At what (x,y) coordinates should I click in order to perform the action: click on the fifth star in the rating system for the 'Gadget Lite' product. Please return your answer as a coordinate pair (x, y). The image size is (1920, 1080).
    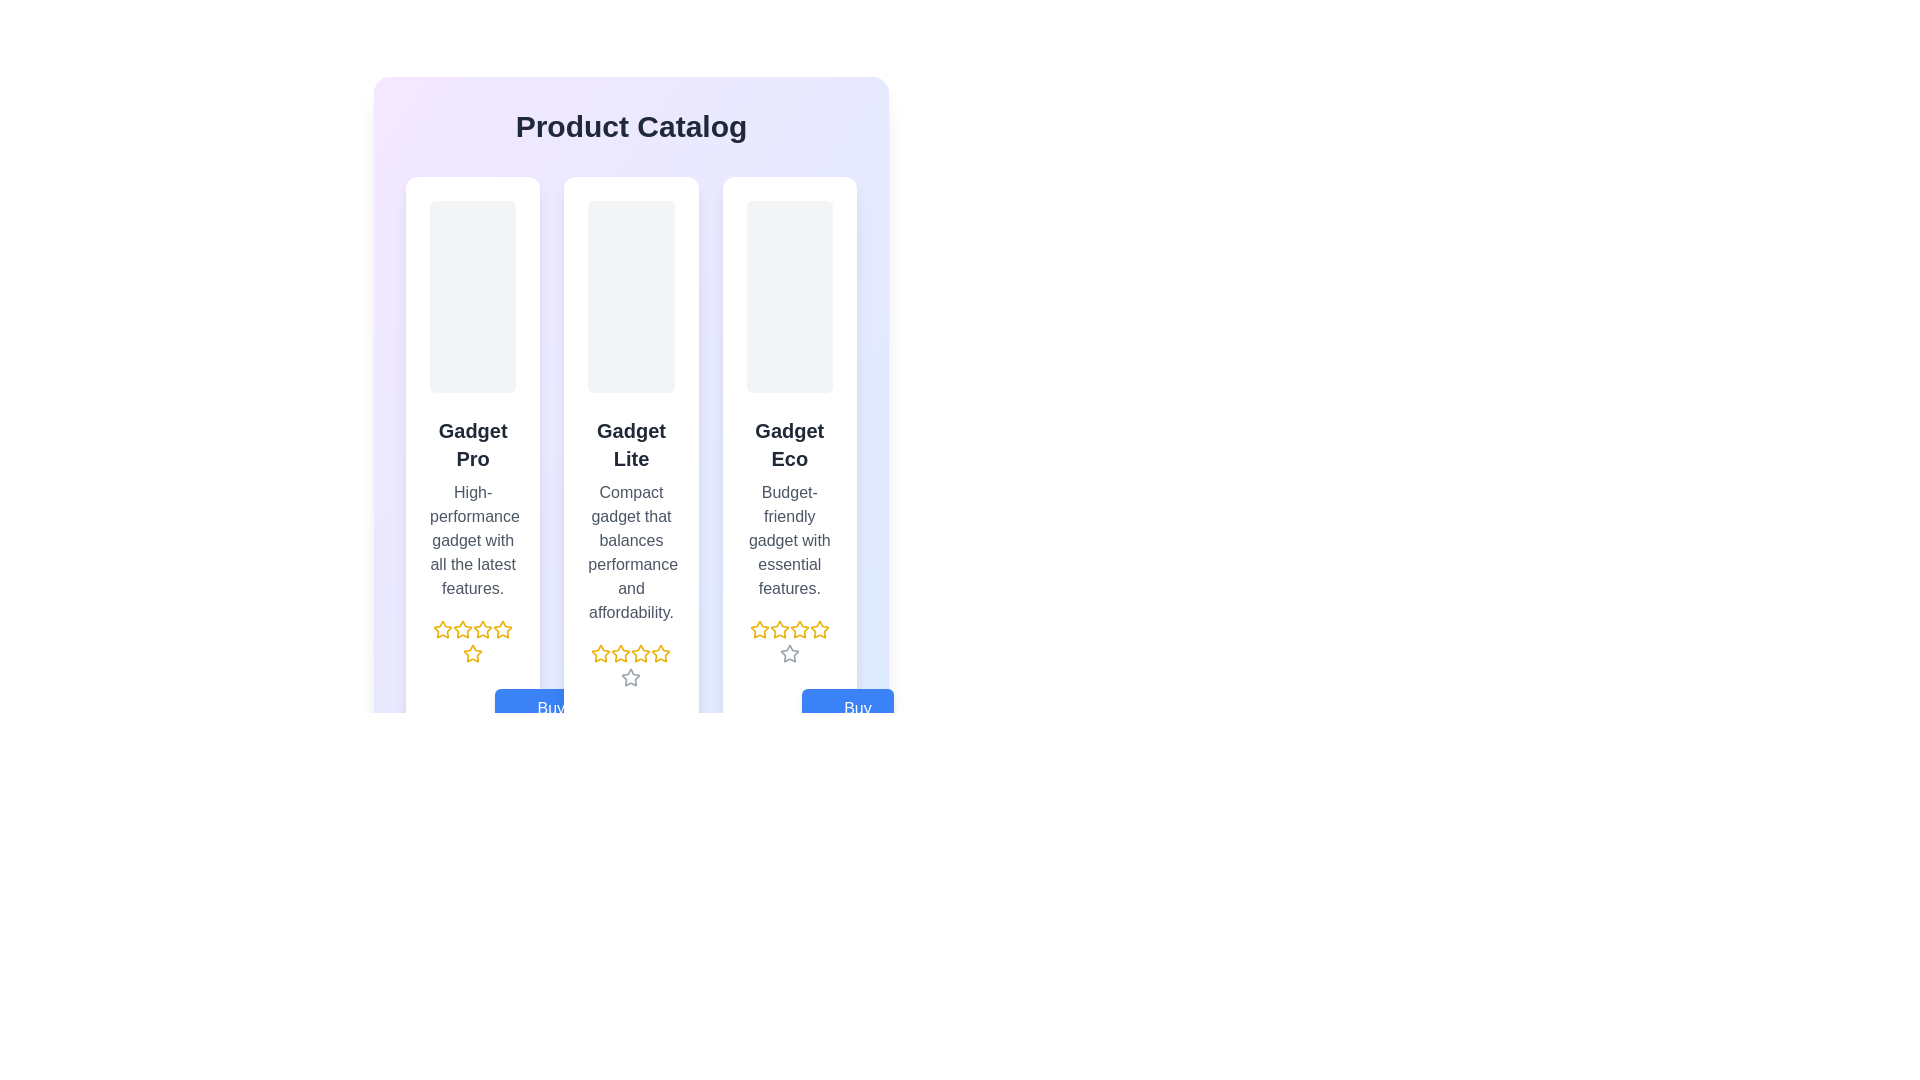
    Looking at the image, I should click on (661, 653).